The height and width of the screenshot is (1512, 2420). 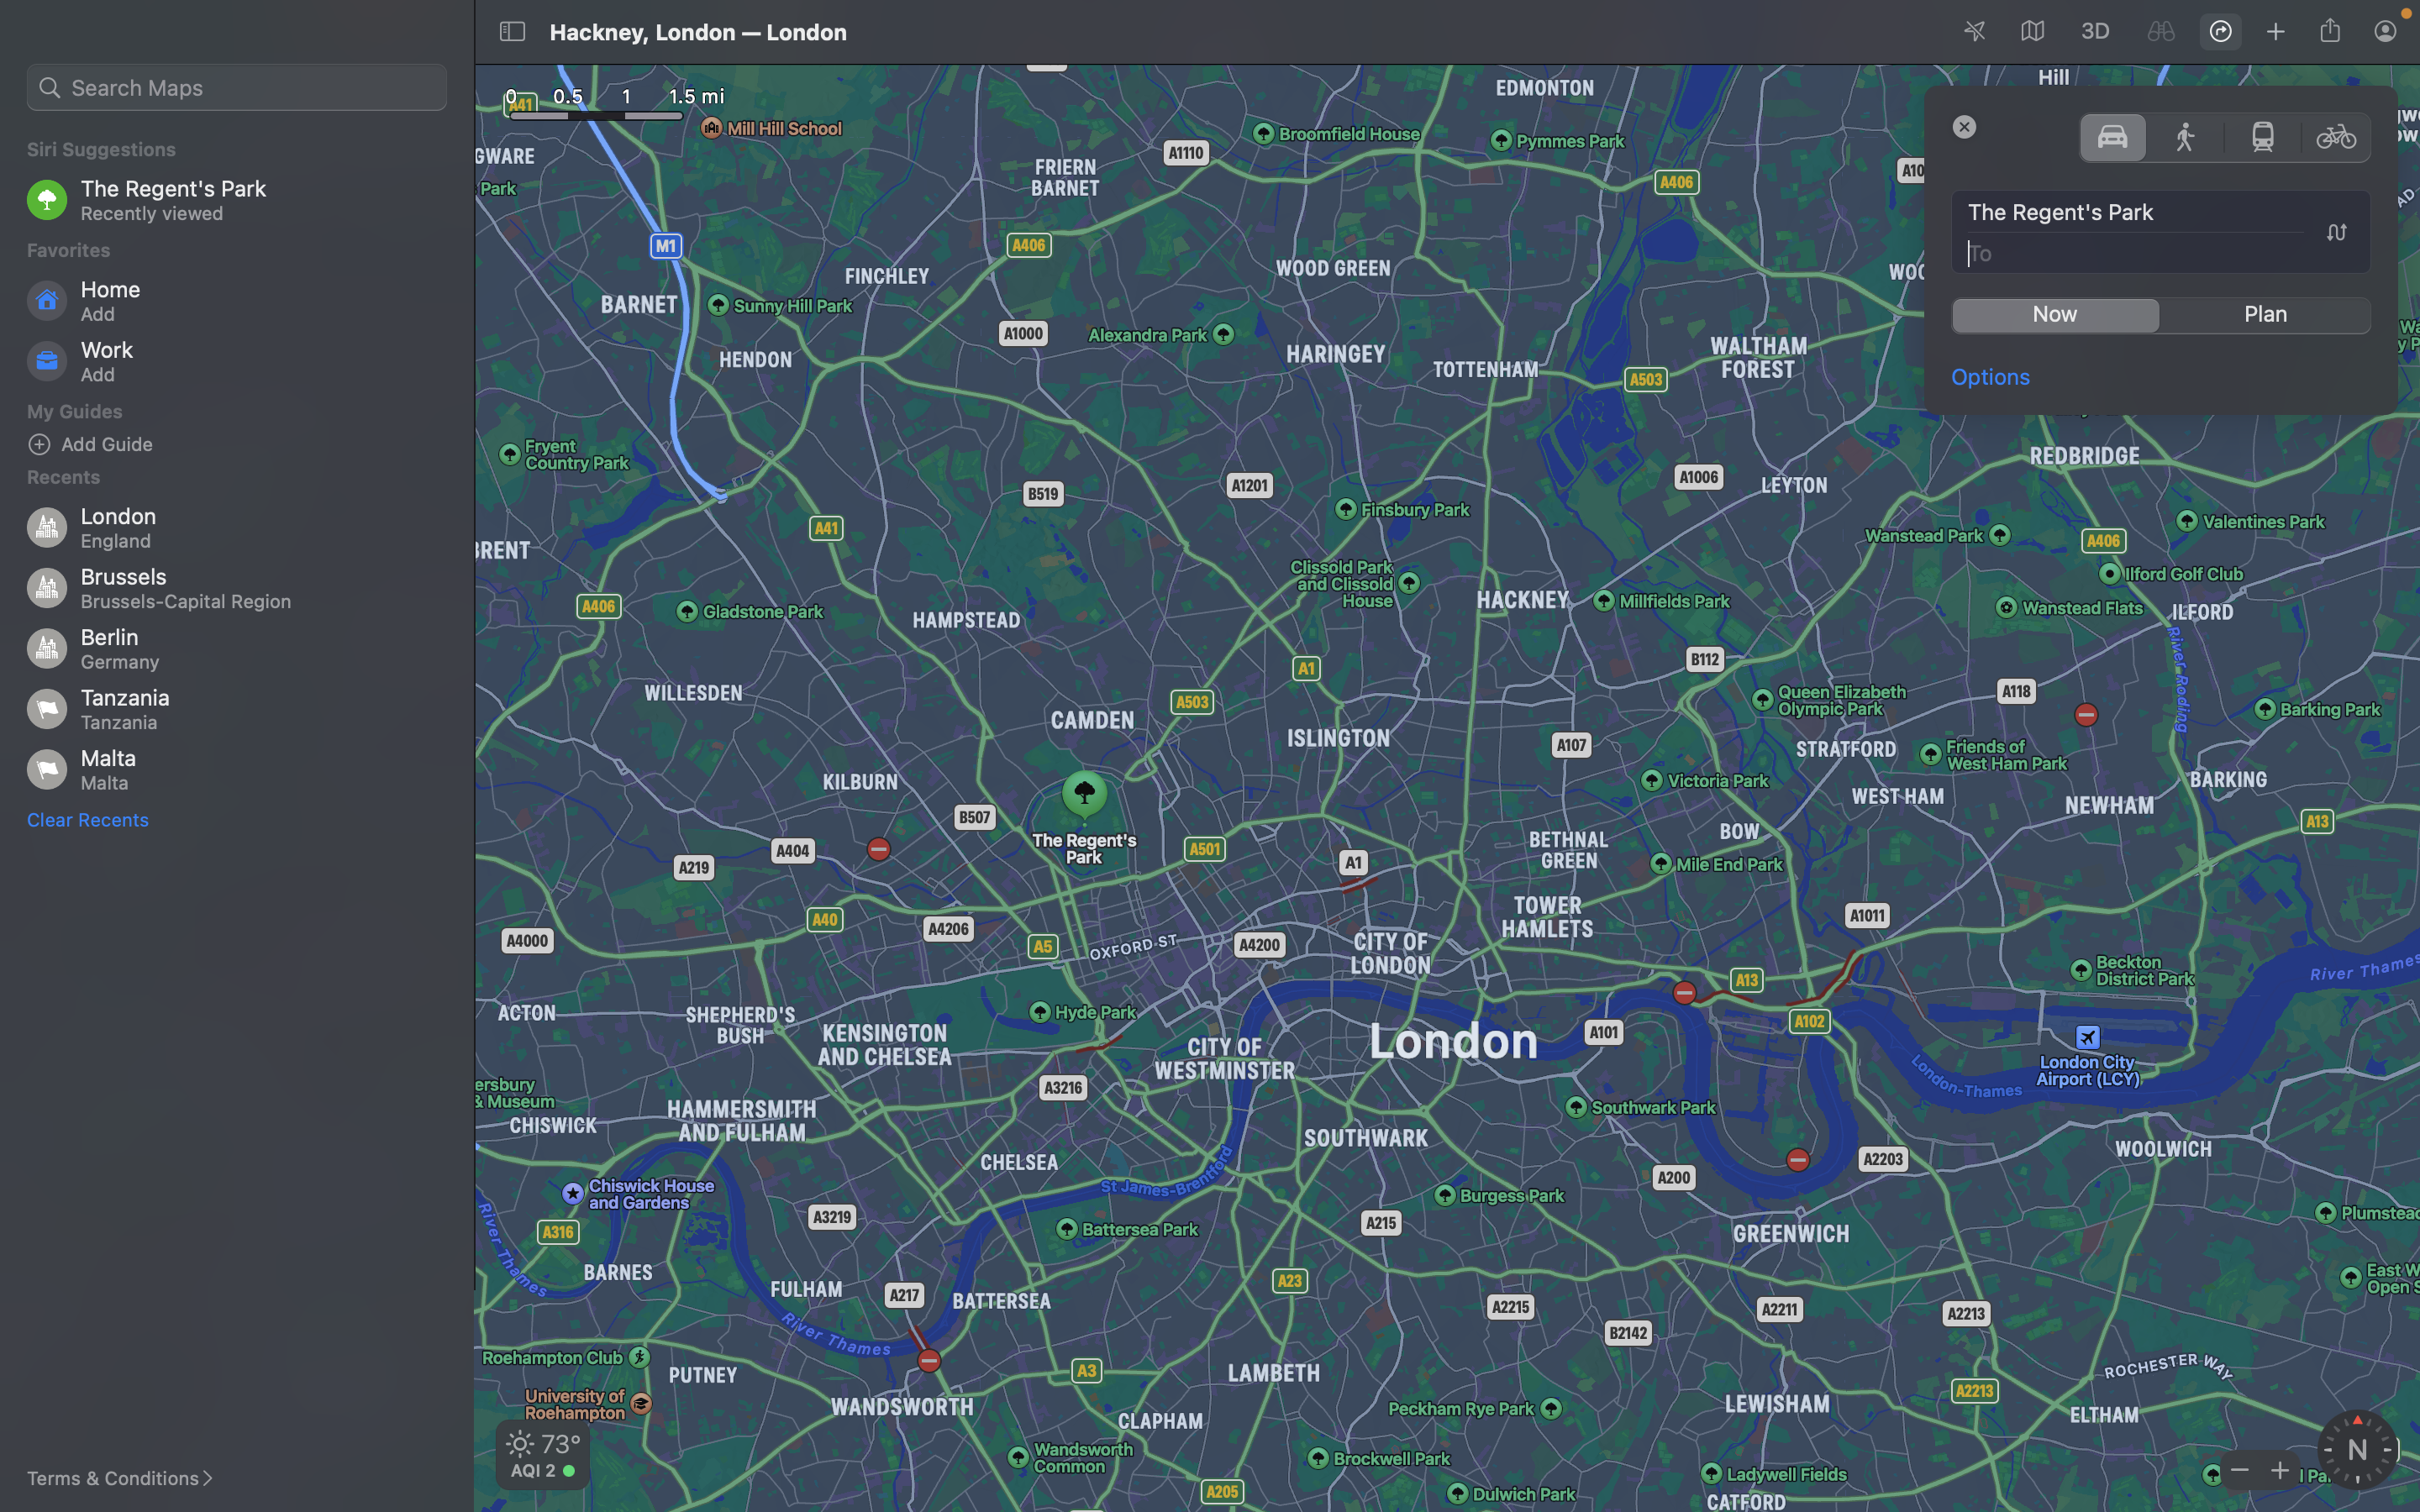 What do you see at coordinates (2162, 213) in the screenshot?
I see `Click the "start location" box and type in "New York City", then confirm by pressing enter` at bounding box center [2162, 213].